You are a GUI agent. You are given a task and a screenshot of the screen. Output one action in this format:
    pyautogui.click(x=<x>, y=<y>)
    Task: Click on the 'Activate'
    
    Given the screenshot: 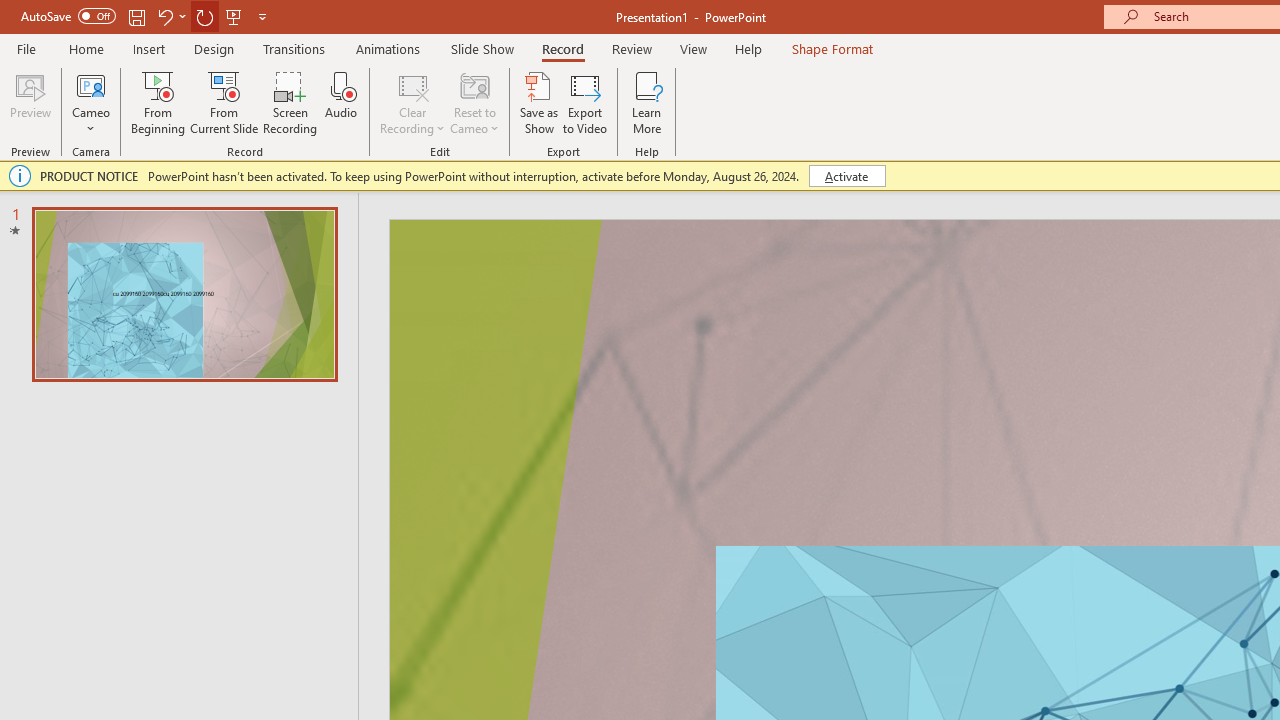 What is the action you would take?
    pyautogui.click(x=847, y=175)
    